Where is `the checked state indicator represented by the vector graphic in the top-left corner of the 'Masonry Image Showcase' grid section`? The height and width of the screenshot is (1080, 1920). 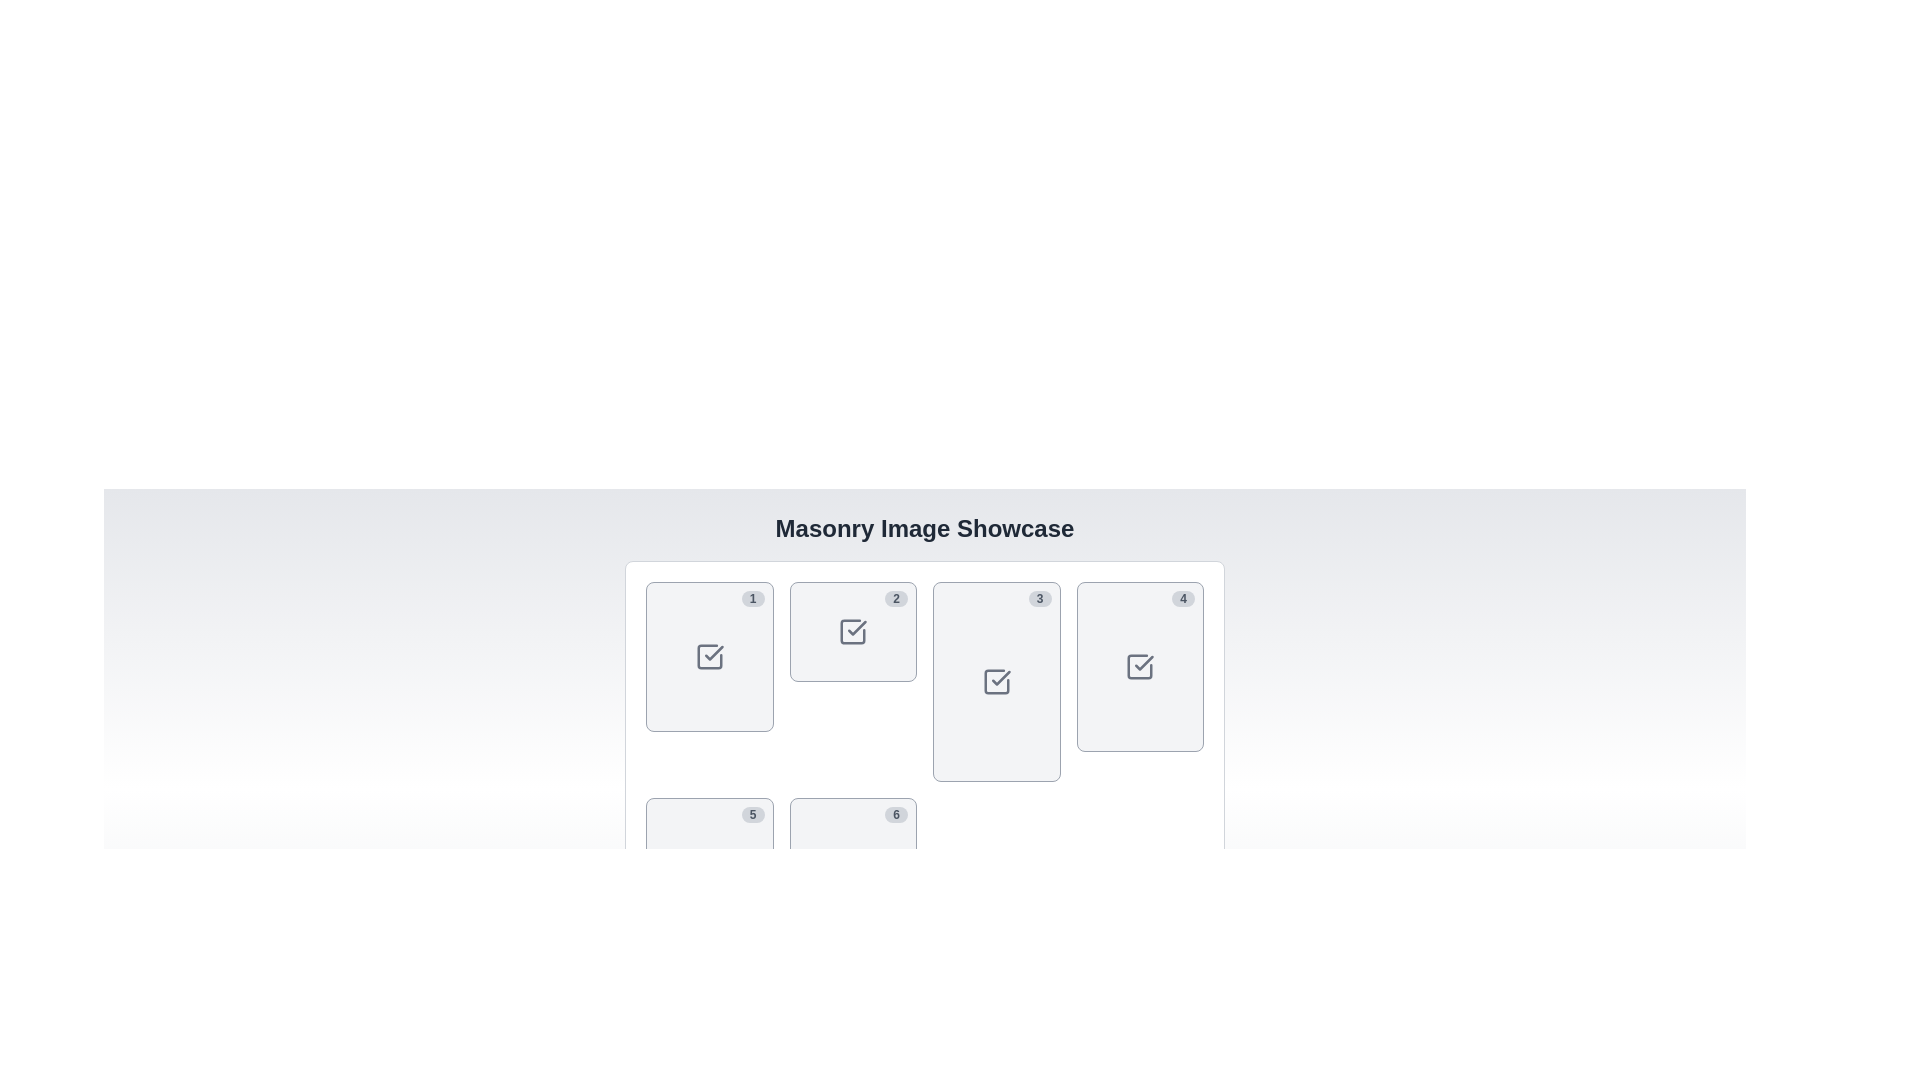 the checked state indicator represented by the vector graphic in the top-left corner of the 'Masonry Image Showcase' grid section is located at coordinates (709, 656).